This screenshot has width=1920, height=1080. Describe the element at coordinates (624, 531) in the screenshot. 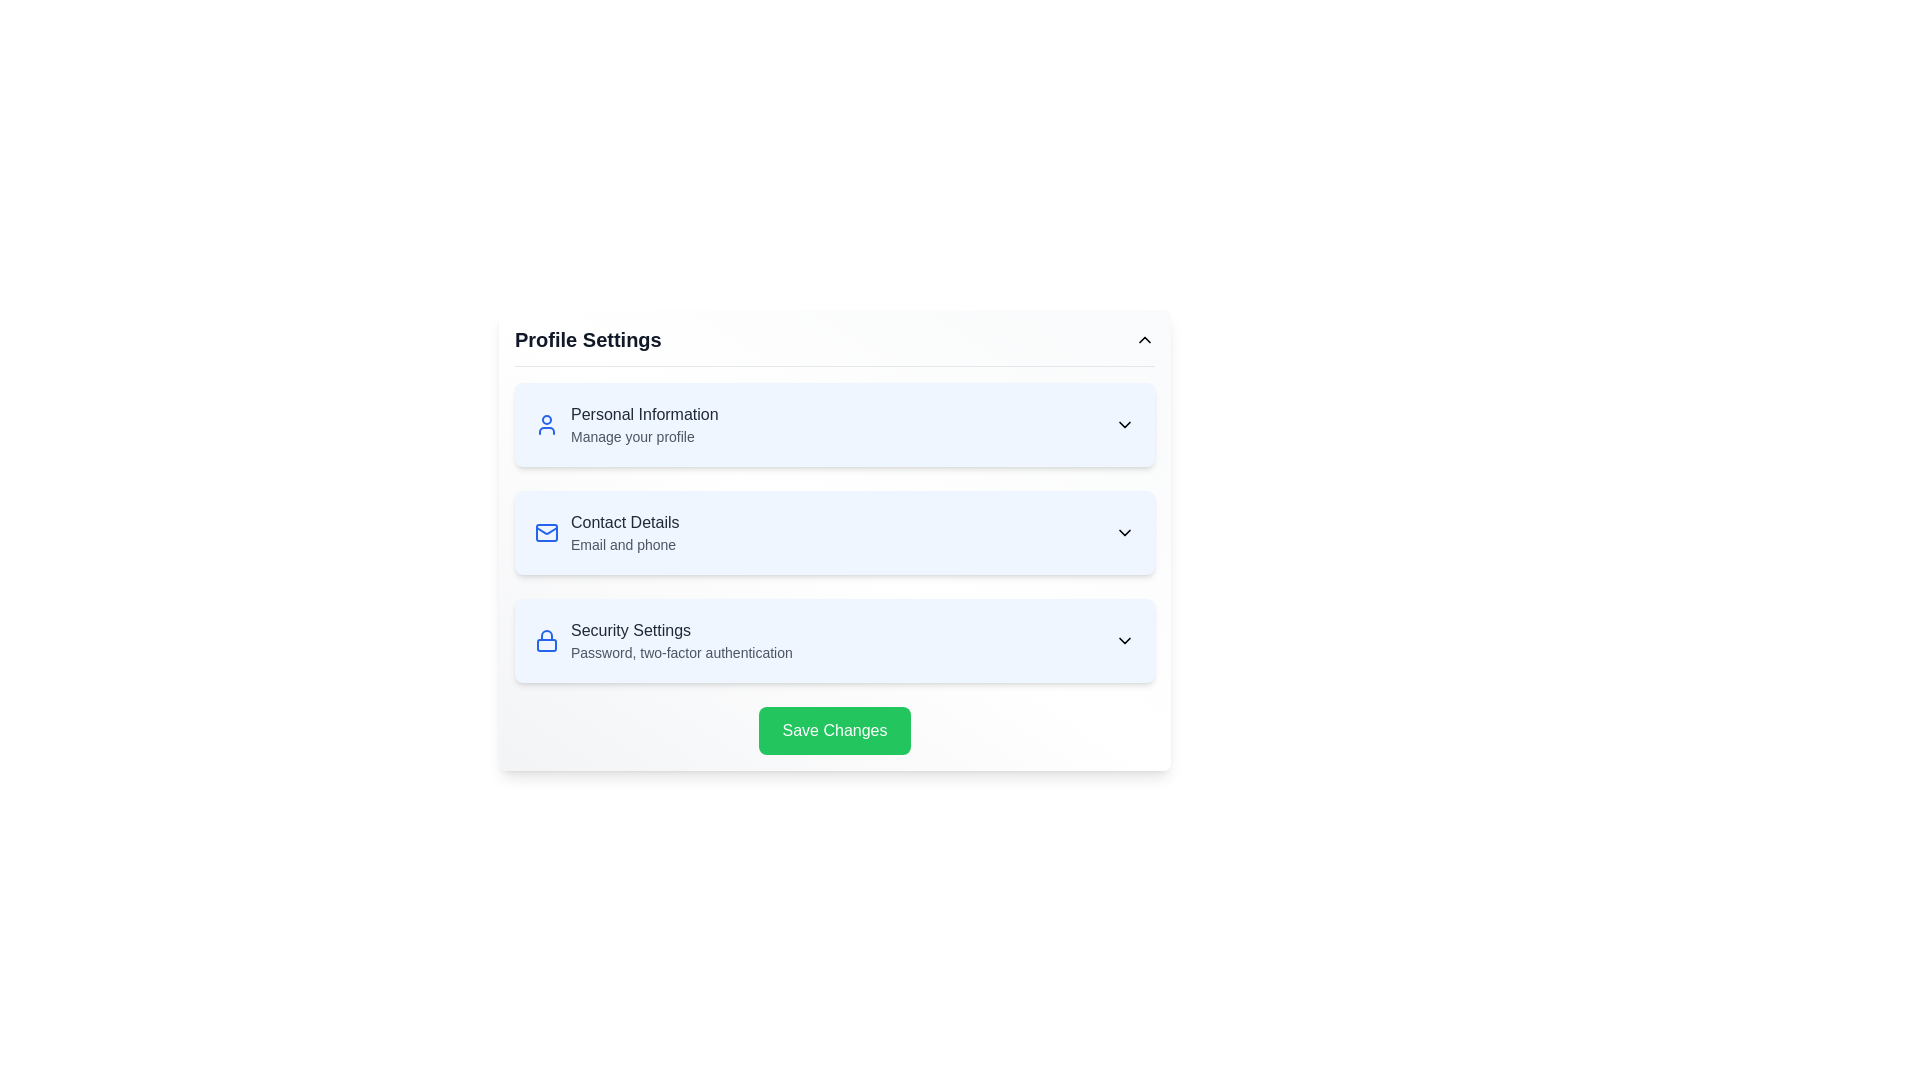

I see `the text label that describes contact information, specifically for email addresses and phone numbers, located in the 'Profile Settings' section as the second item in the vertical list` at that location.